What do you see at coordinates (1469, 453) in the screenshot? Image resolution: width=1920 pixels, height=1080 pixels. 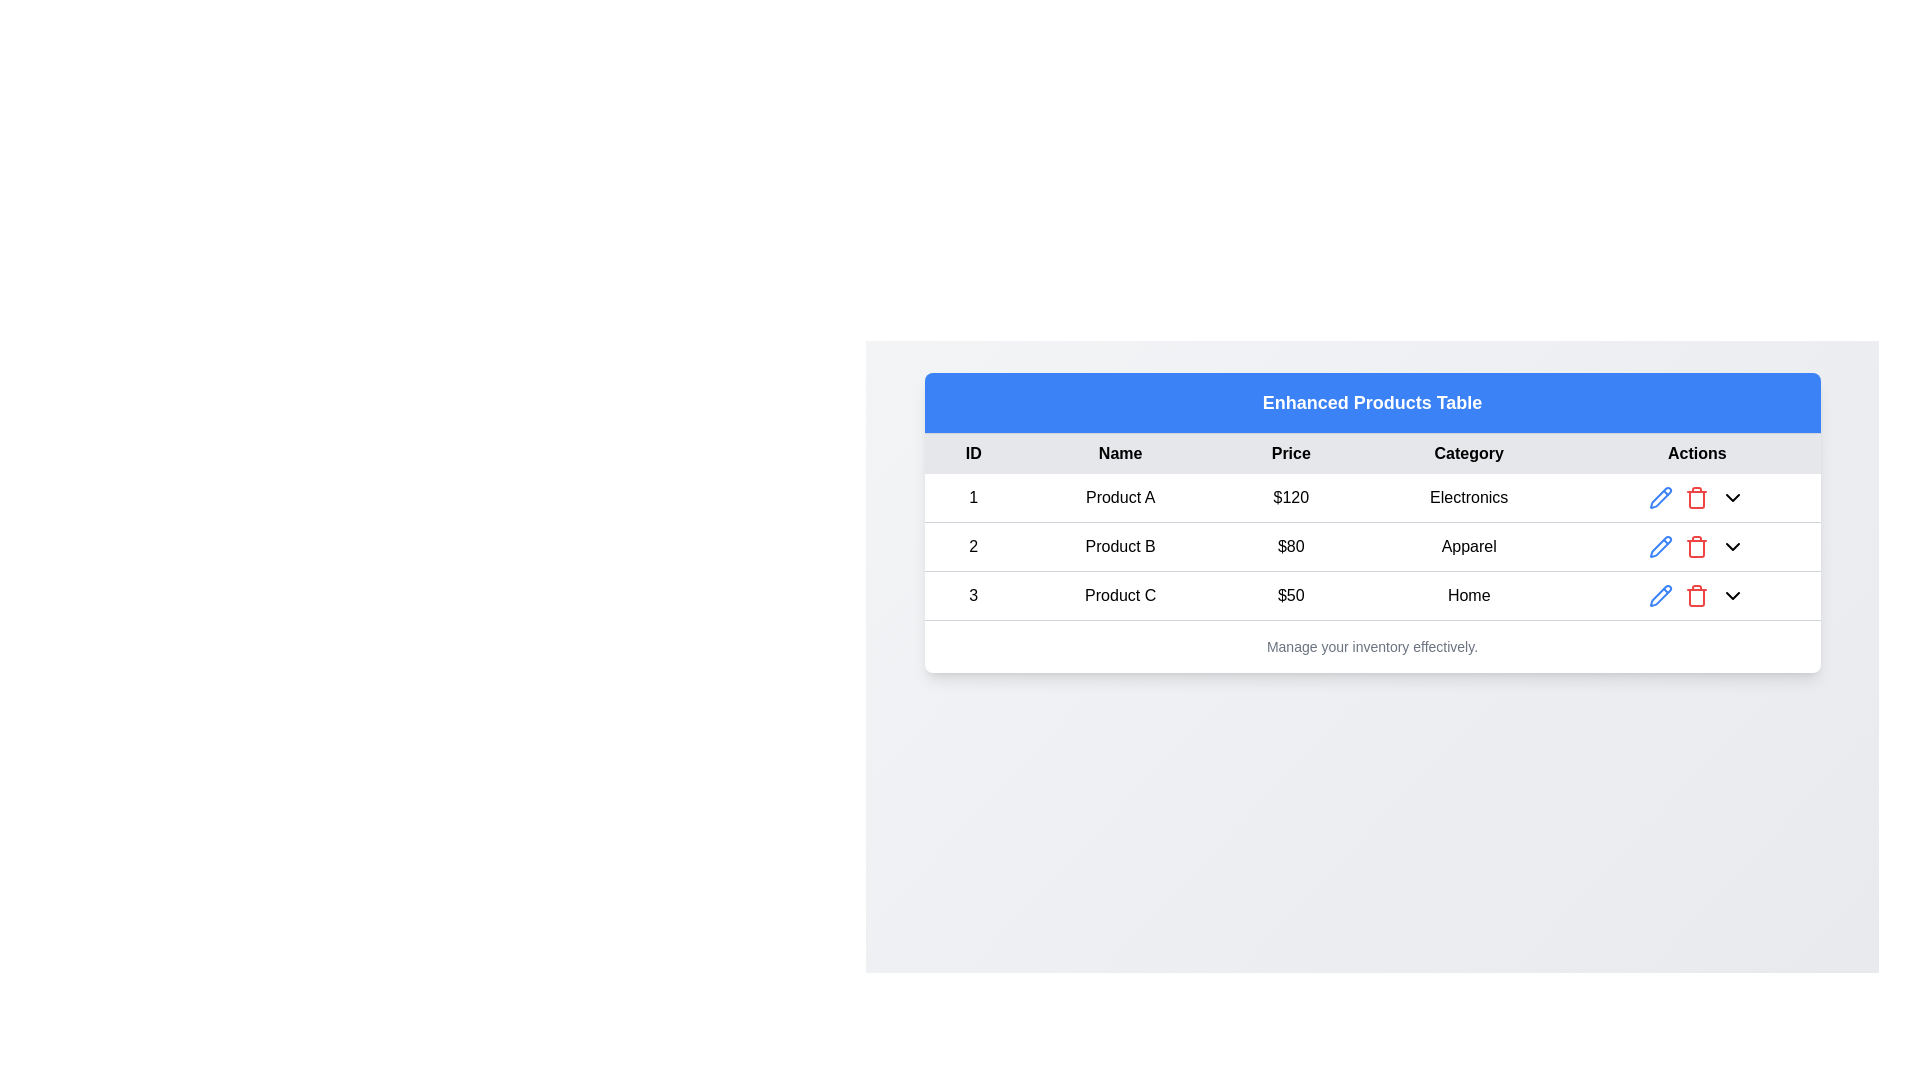 I see `the 'Category' header text label in the fourth column of the table, which is positioned between the 'Price' and 'Actions' columns` at bounding box center [1469, 453].